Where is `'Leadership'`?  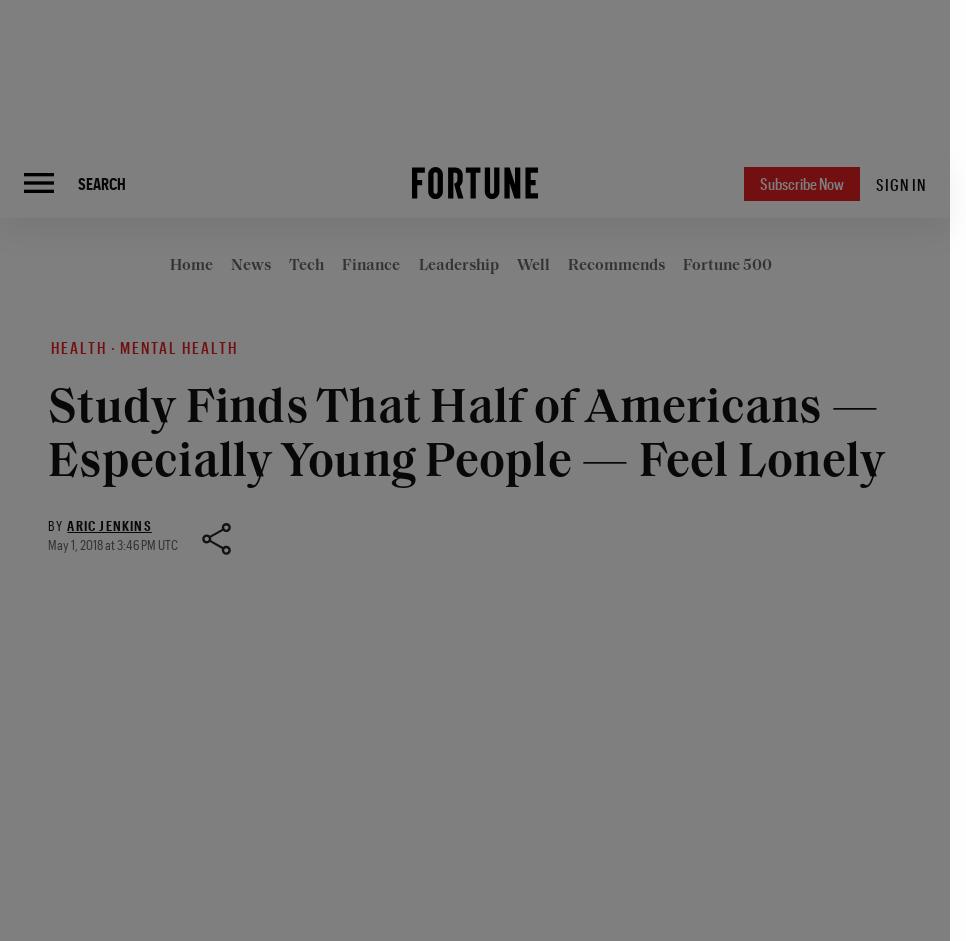 'Leadership' is located at coordinates (419, 264).